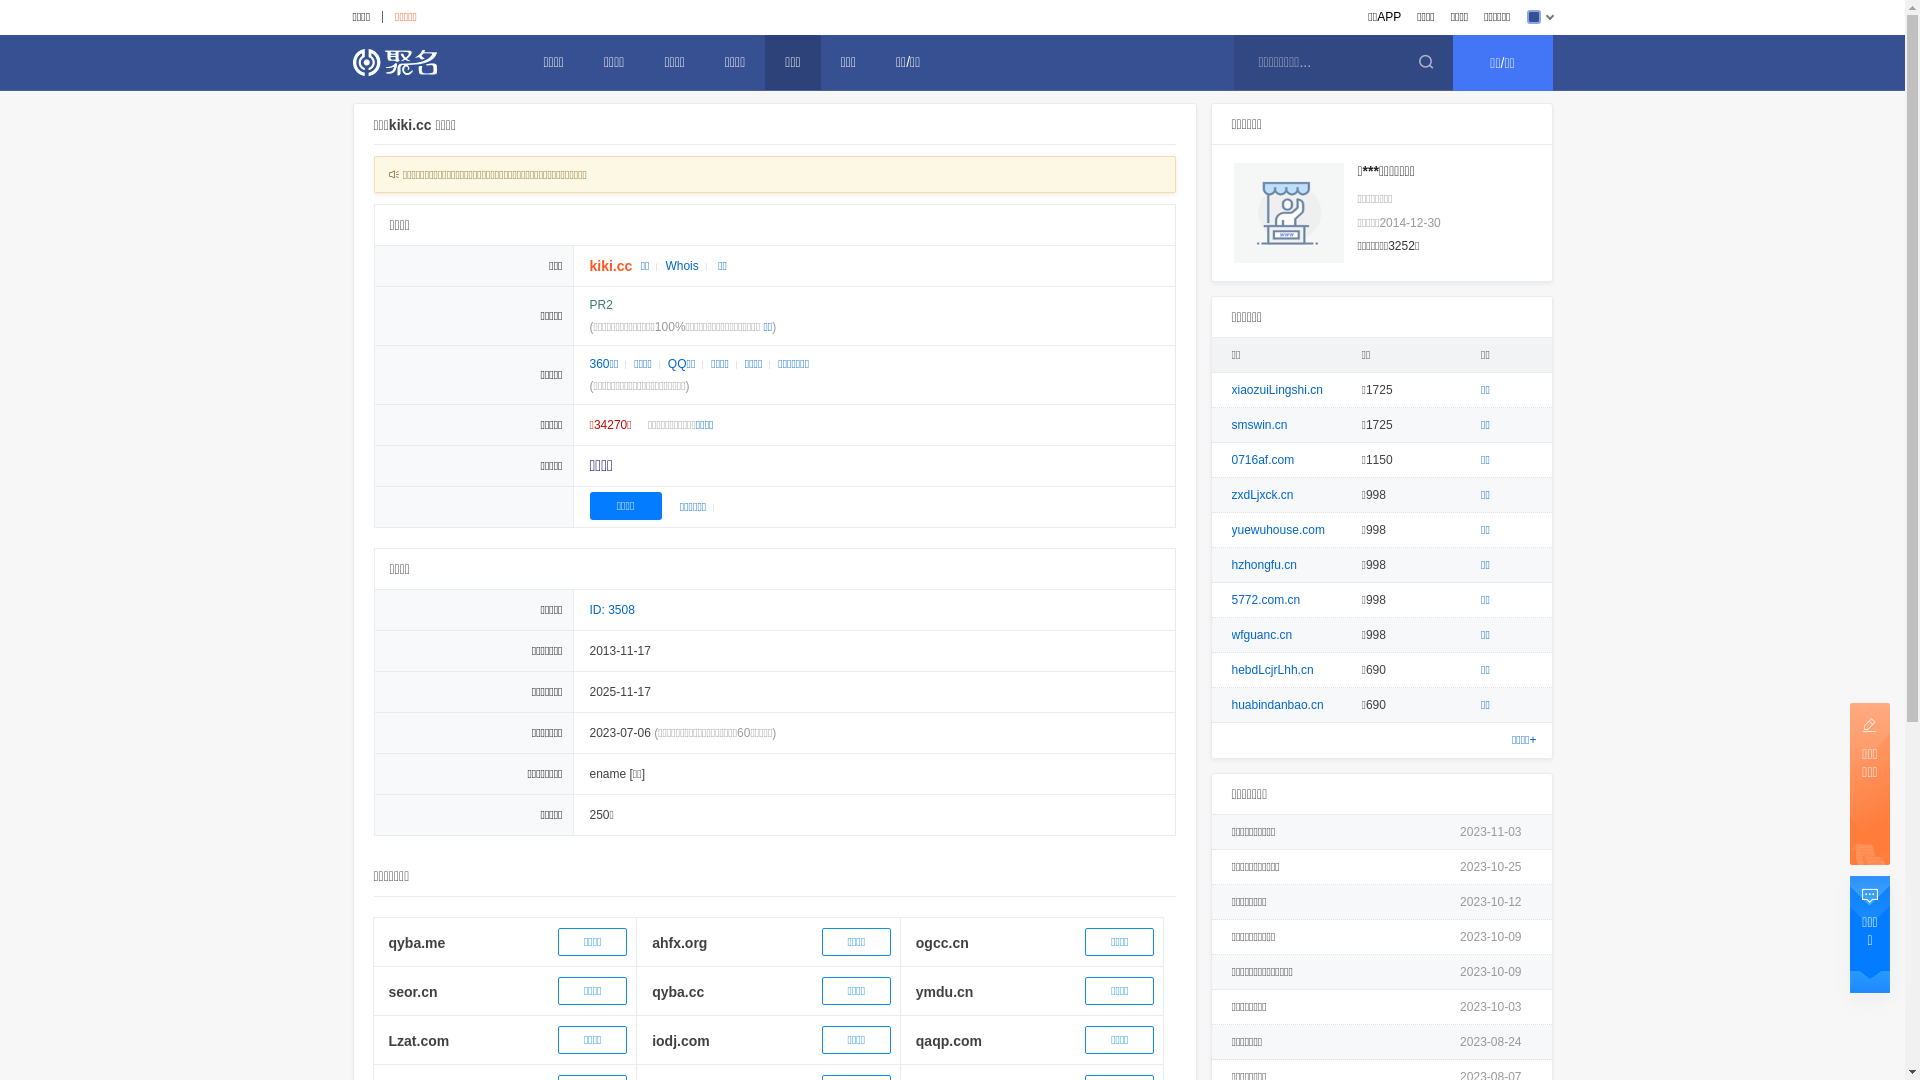 Image resolution: width=1920 pixels, height=1080 pixels. I want to click on 'yuewuhouse.com', so click(1277, 528).